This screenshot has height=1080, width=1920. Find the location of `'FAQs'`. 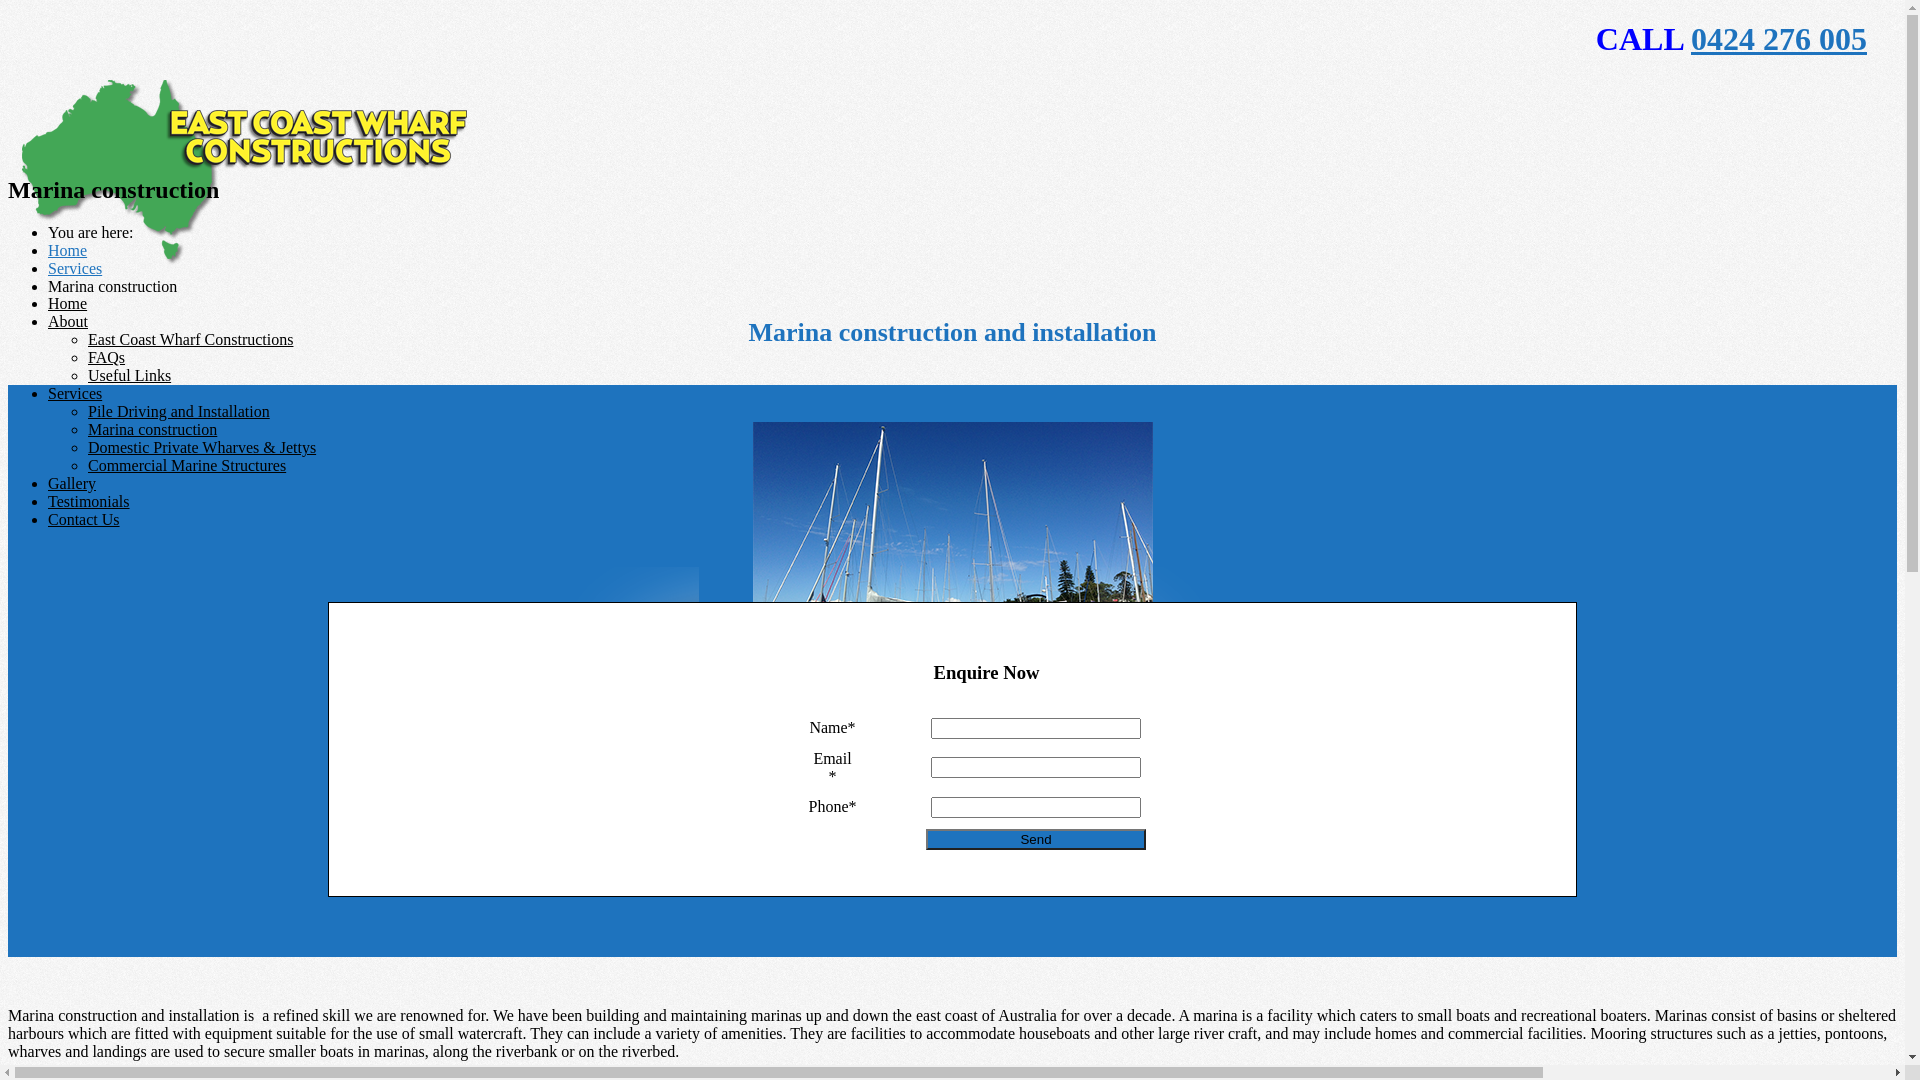

'FAQs' is located at coordinates (105, 356).